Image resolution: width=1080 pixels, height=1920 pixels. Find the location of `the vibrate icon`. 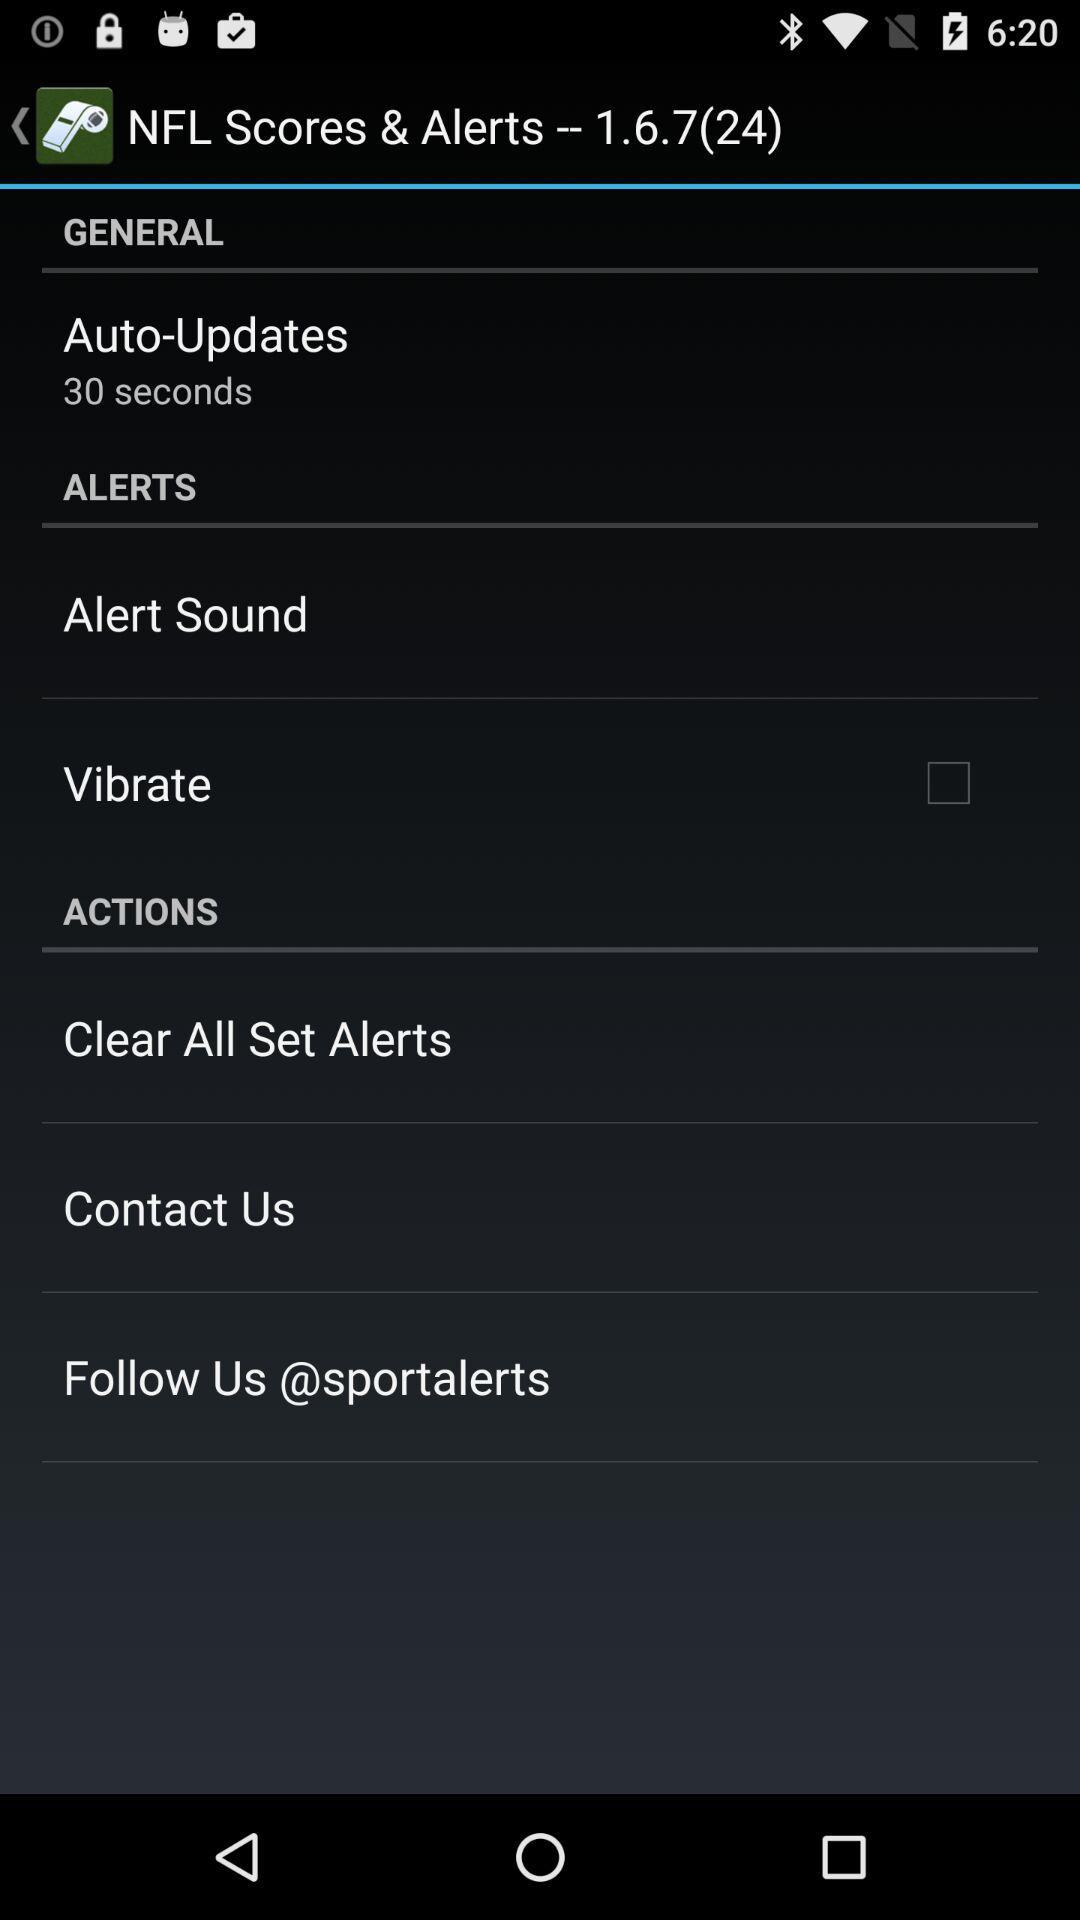

the vibrate icon is located at coordinates (136, 781).